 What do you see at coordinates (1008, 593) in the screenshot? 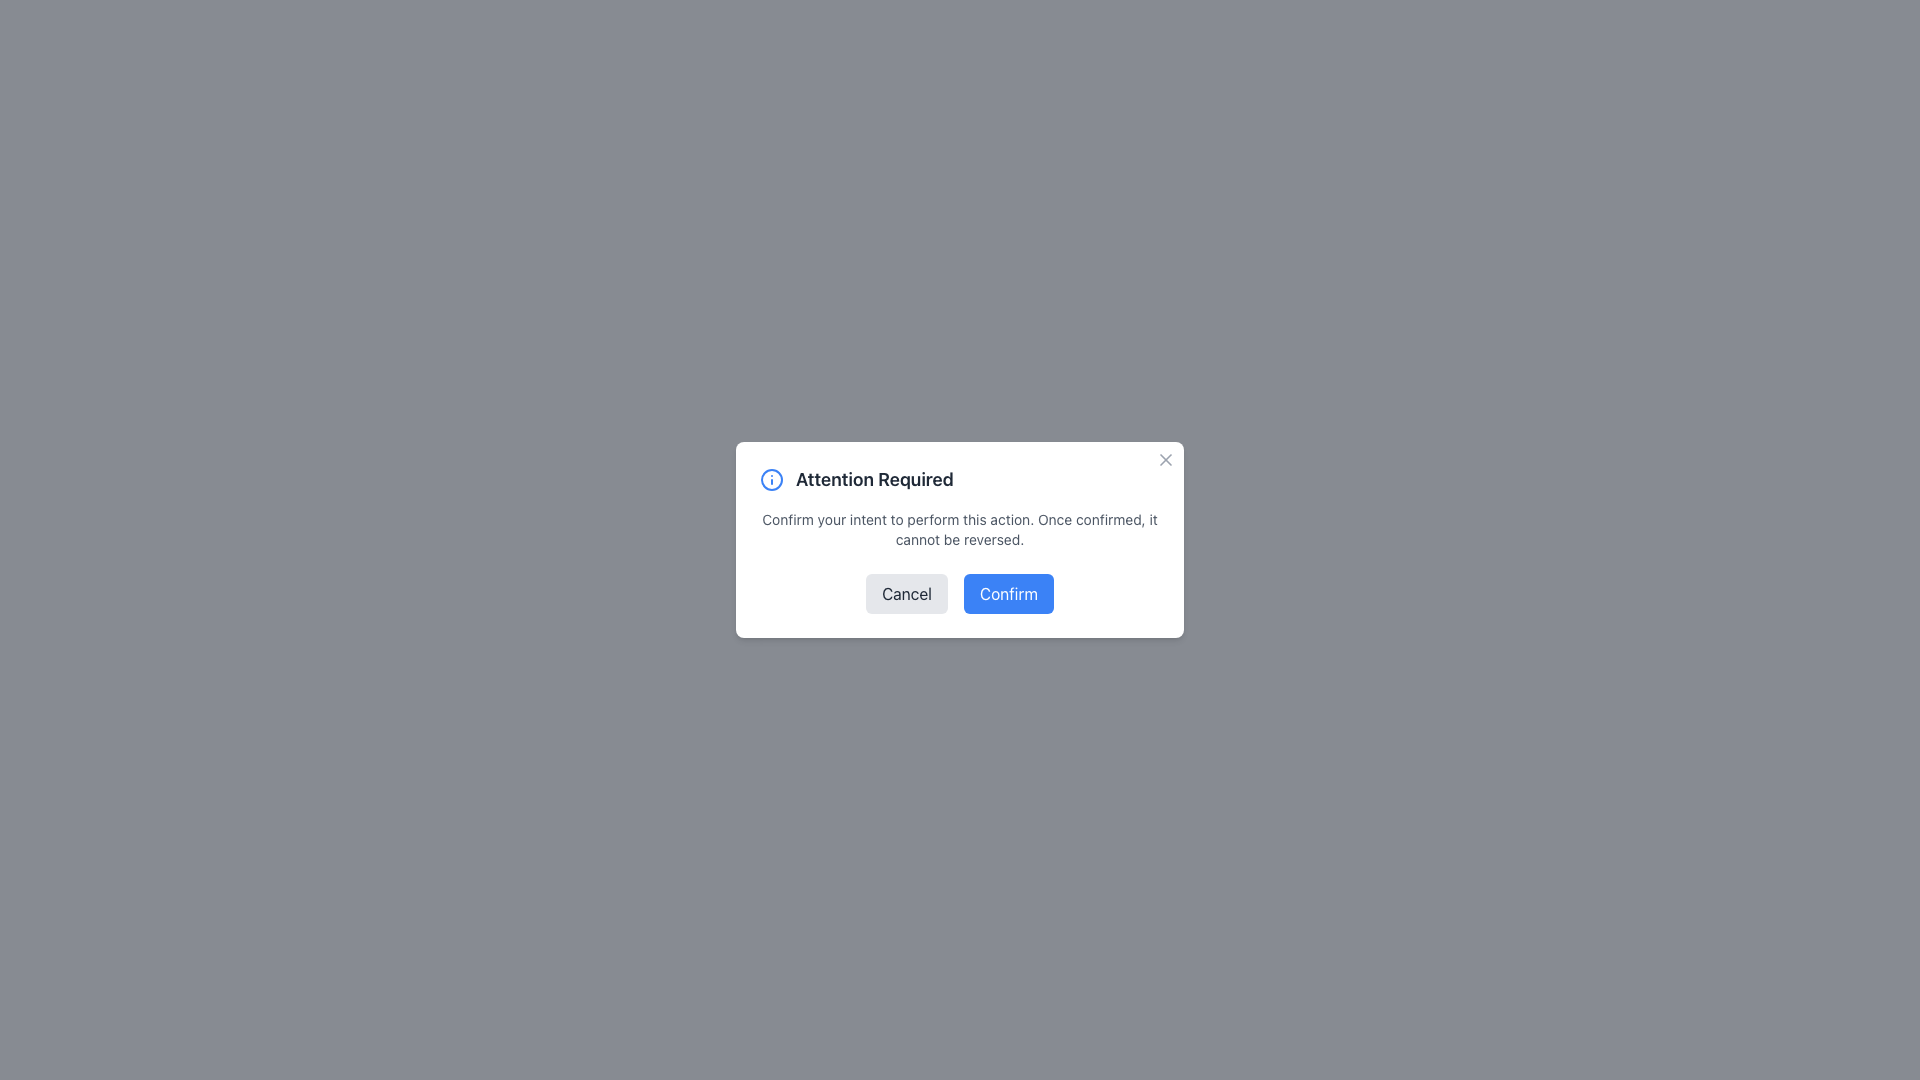
I see `the 'Confirm' button, which is a rounded rectangular button with a blue background and white text, located near the bottom-center of the dialog box` at bounding box center [1008, 593].